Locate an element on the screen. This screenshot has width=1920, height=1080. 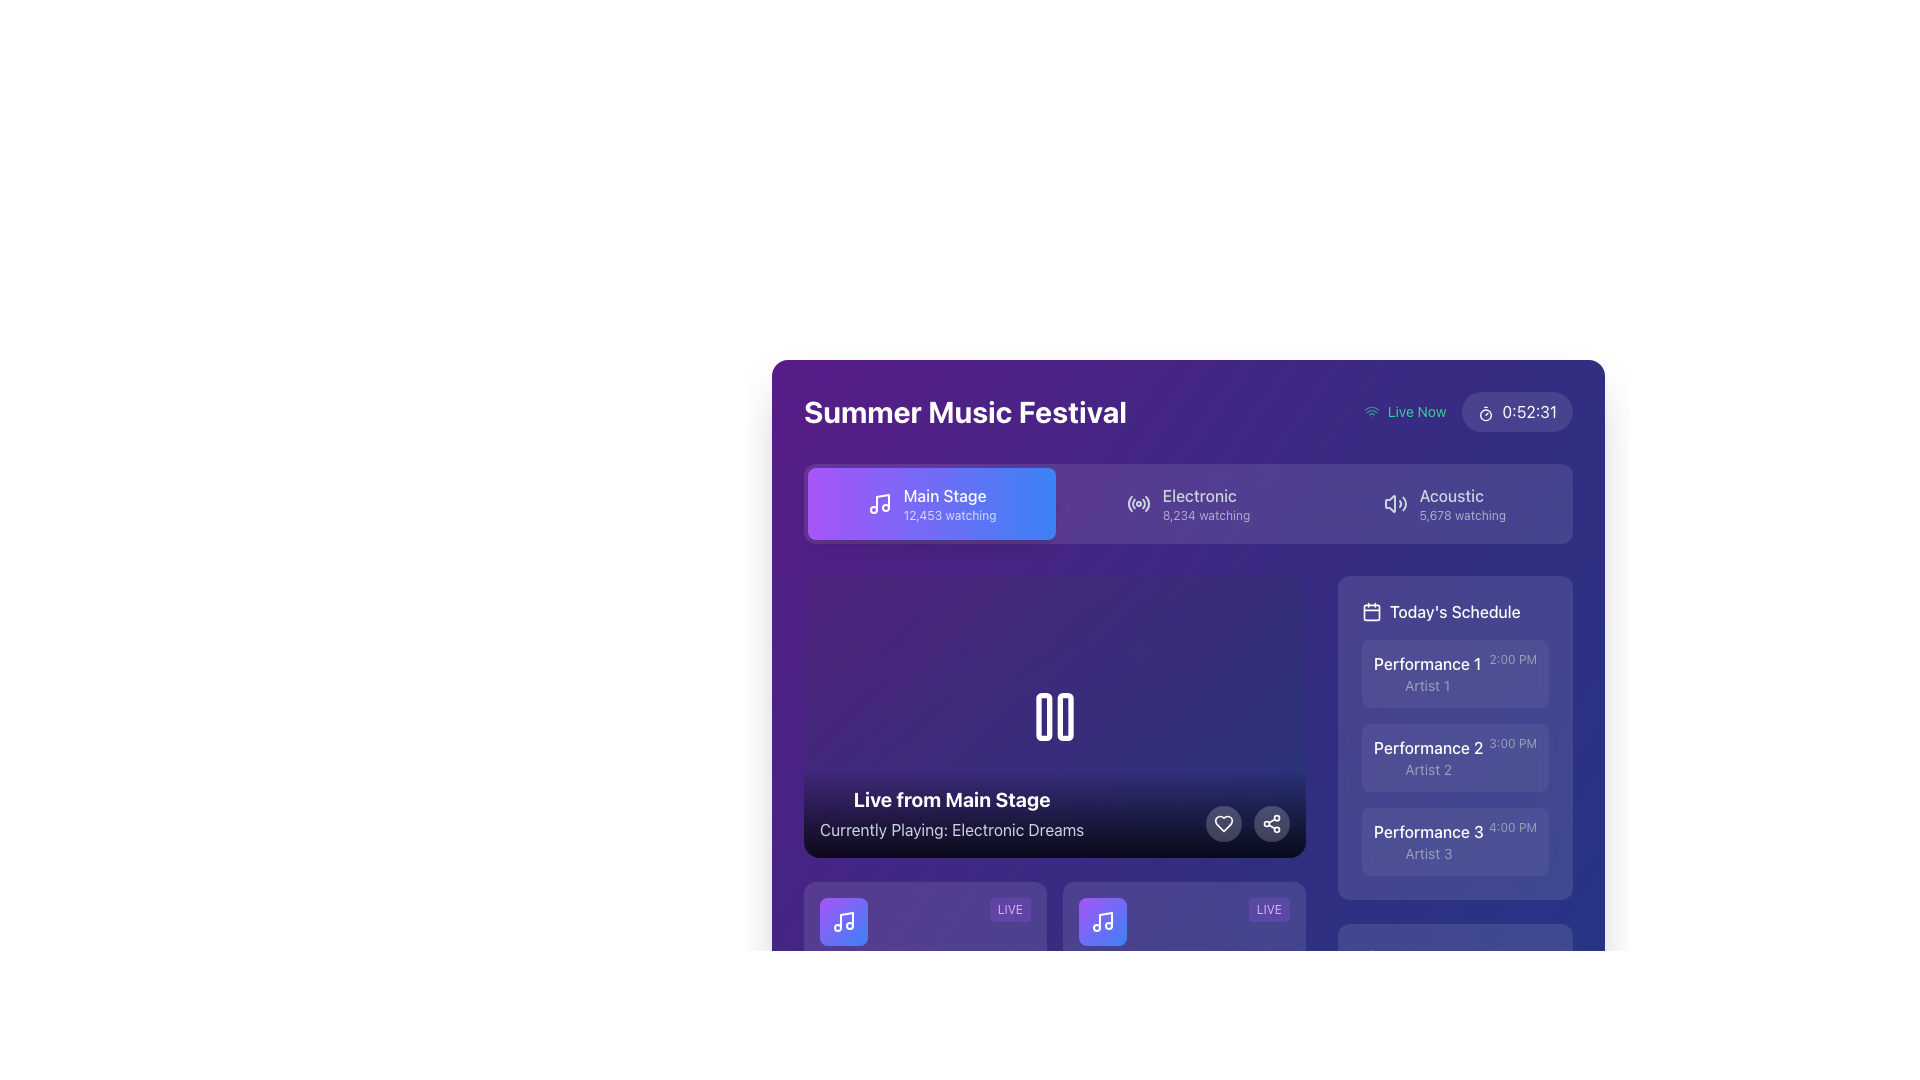
the first circular button on the bottom-right section of the 'Live from Main Stage' area, which features a white heart-shaped icon, to observe the hover effect is located at coordinates (1223, 824).